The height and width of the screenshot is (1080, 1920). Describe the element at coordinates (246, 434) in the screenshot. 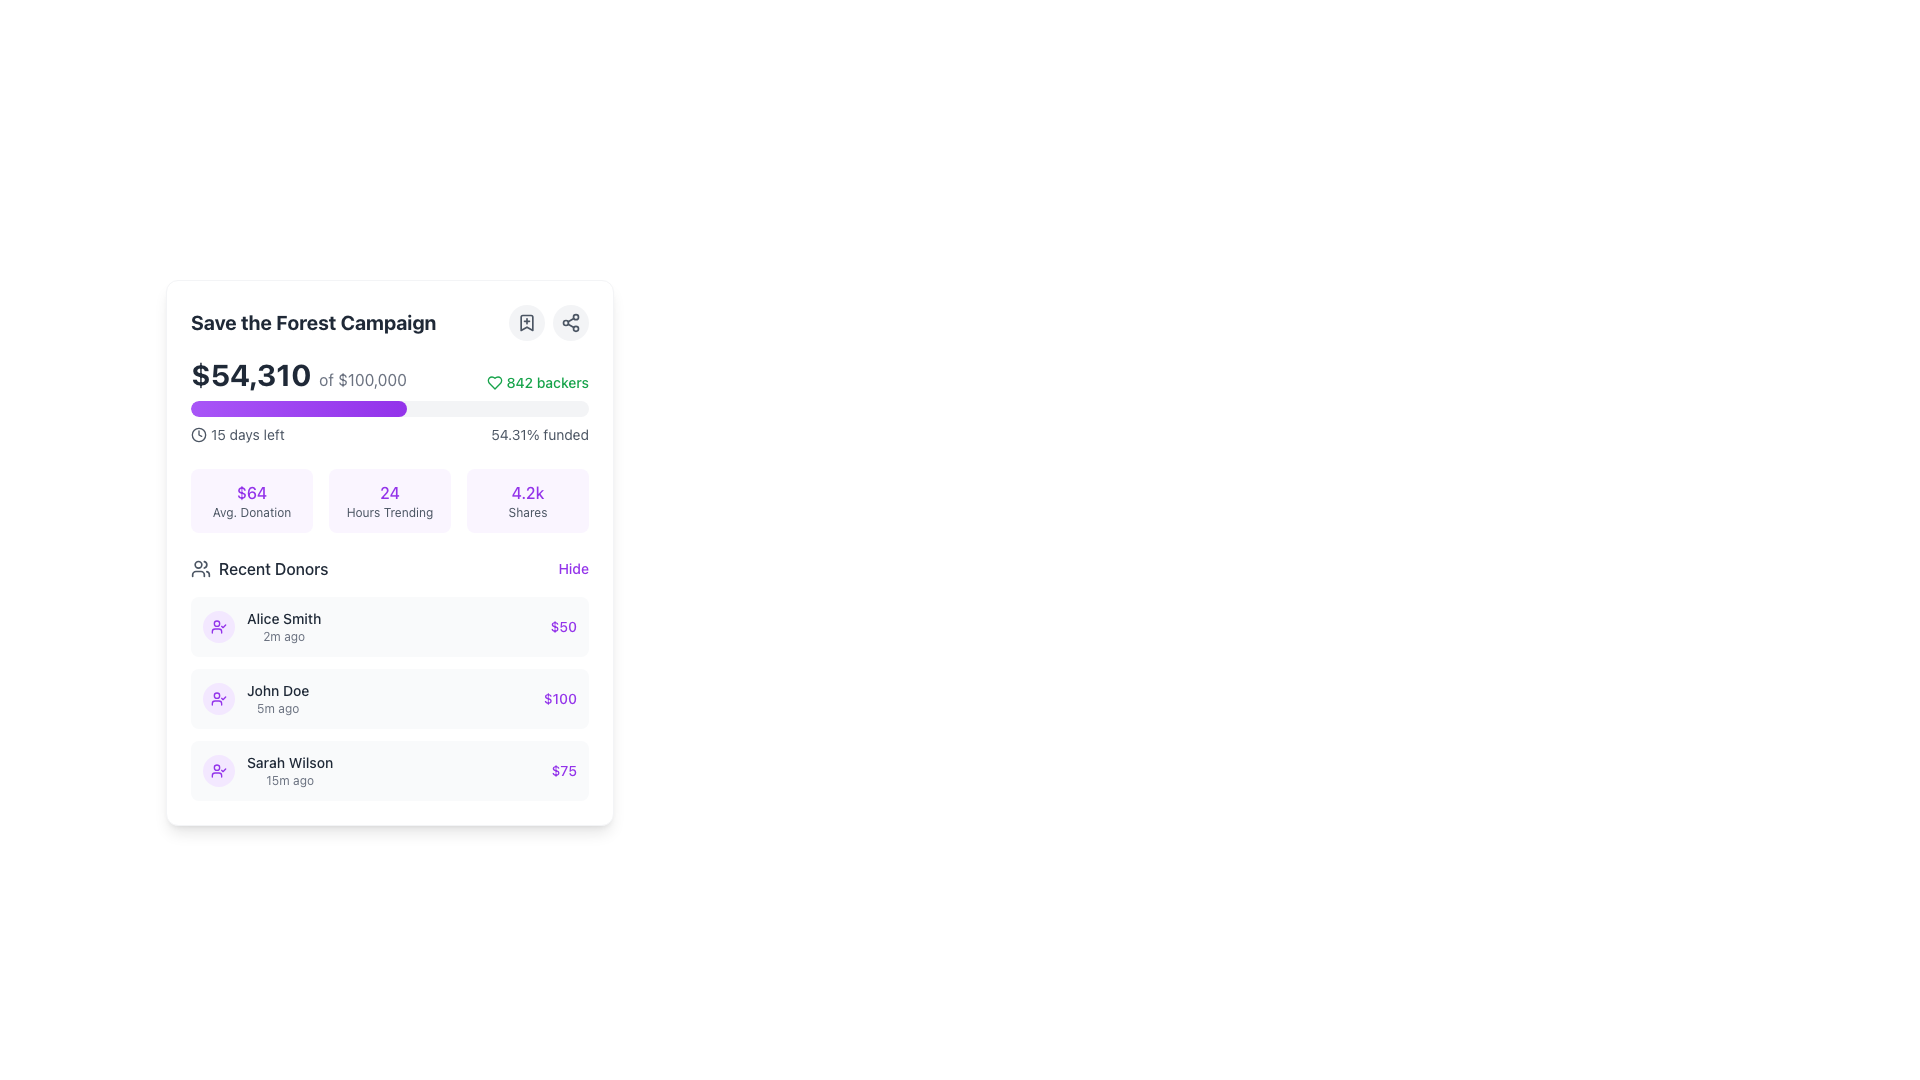

I see `text label that indicates the remaining time for an event or task, positioned slightly below the progress bar and to the left of the numeric percentage, in a visually grouped layout with a clock icon` at that location.